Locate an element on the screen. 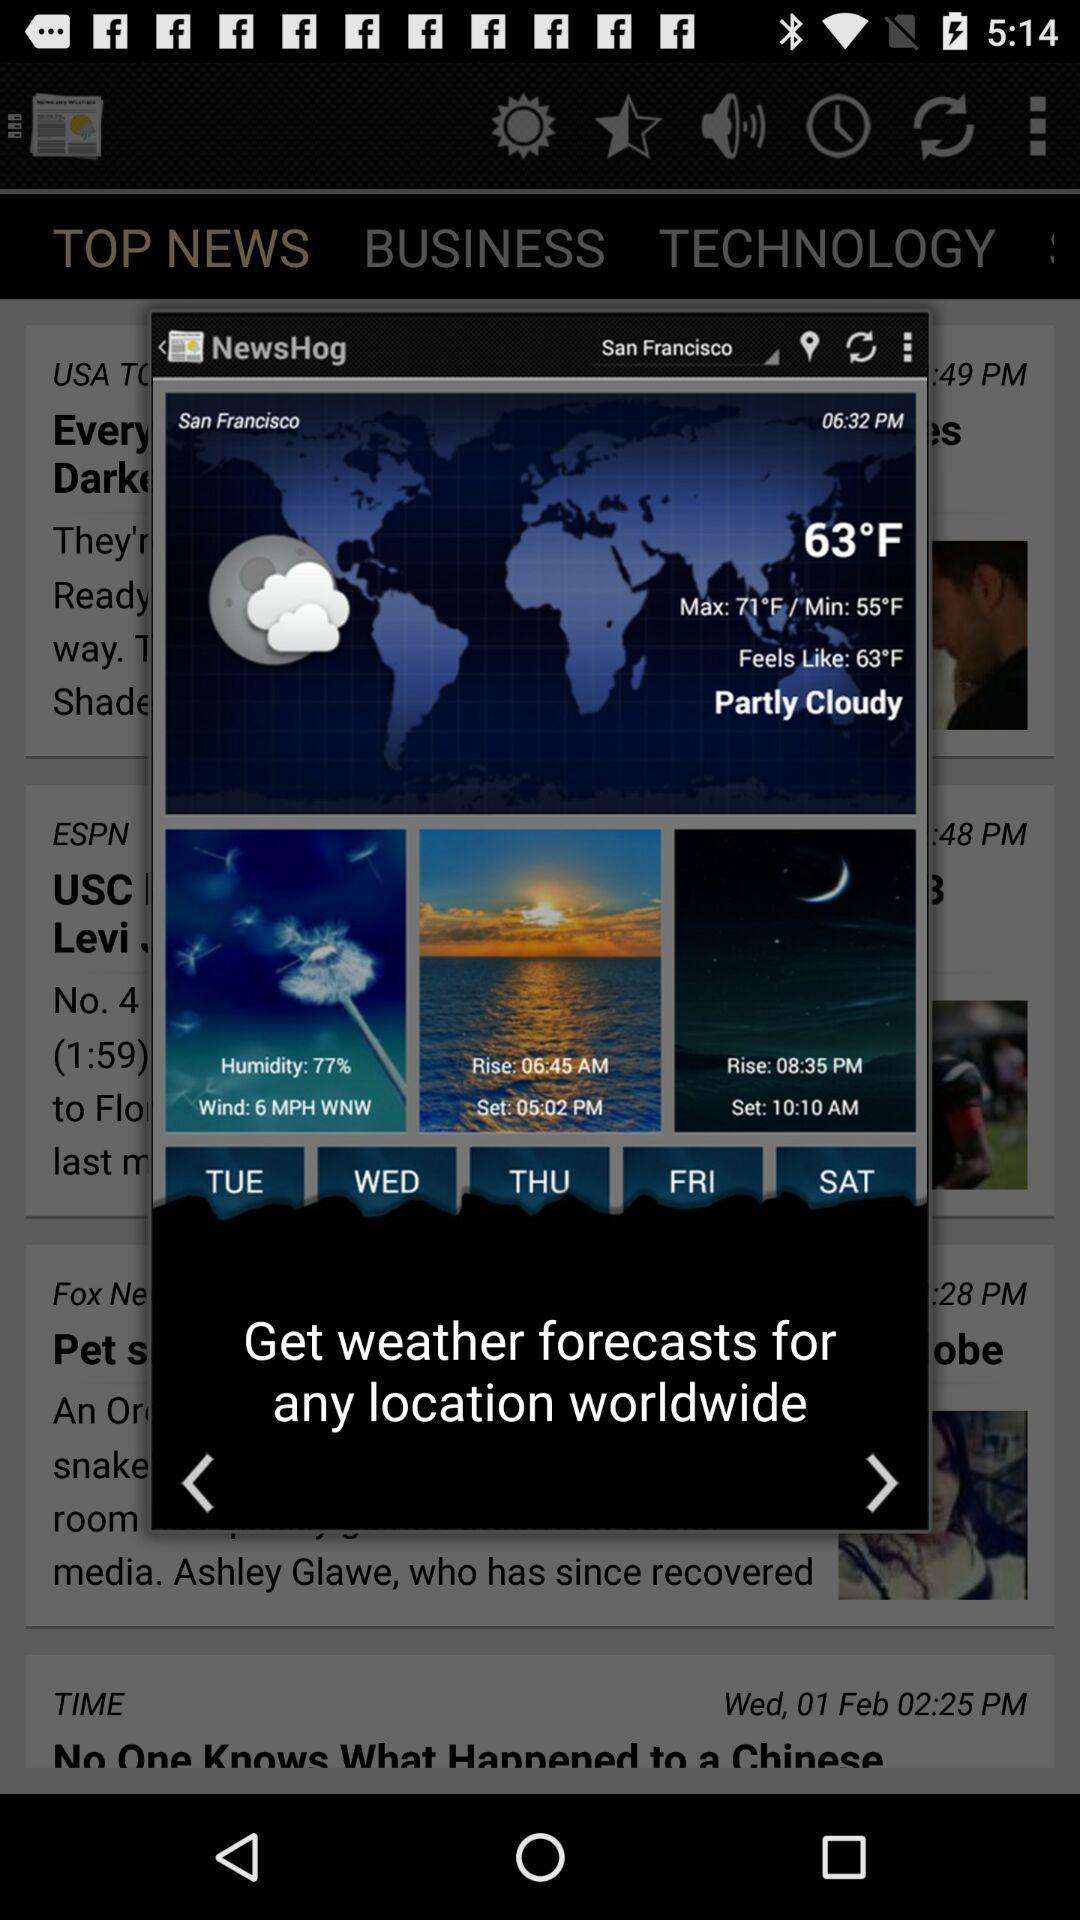 The height and width of the screenshot is (1920, 1080). next image is located at coordinates (881, 1483).